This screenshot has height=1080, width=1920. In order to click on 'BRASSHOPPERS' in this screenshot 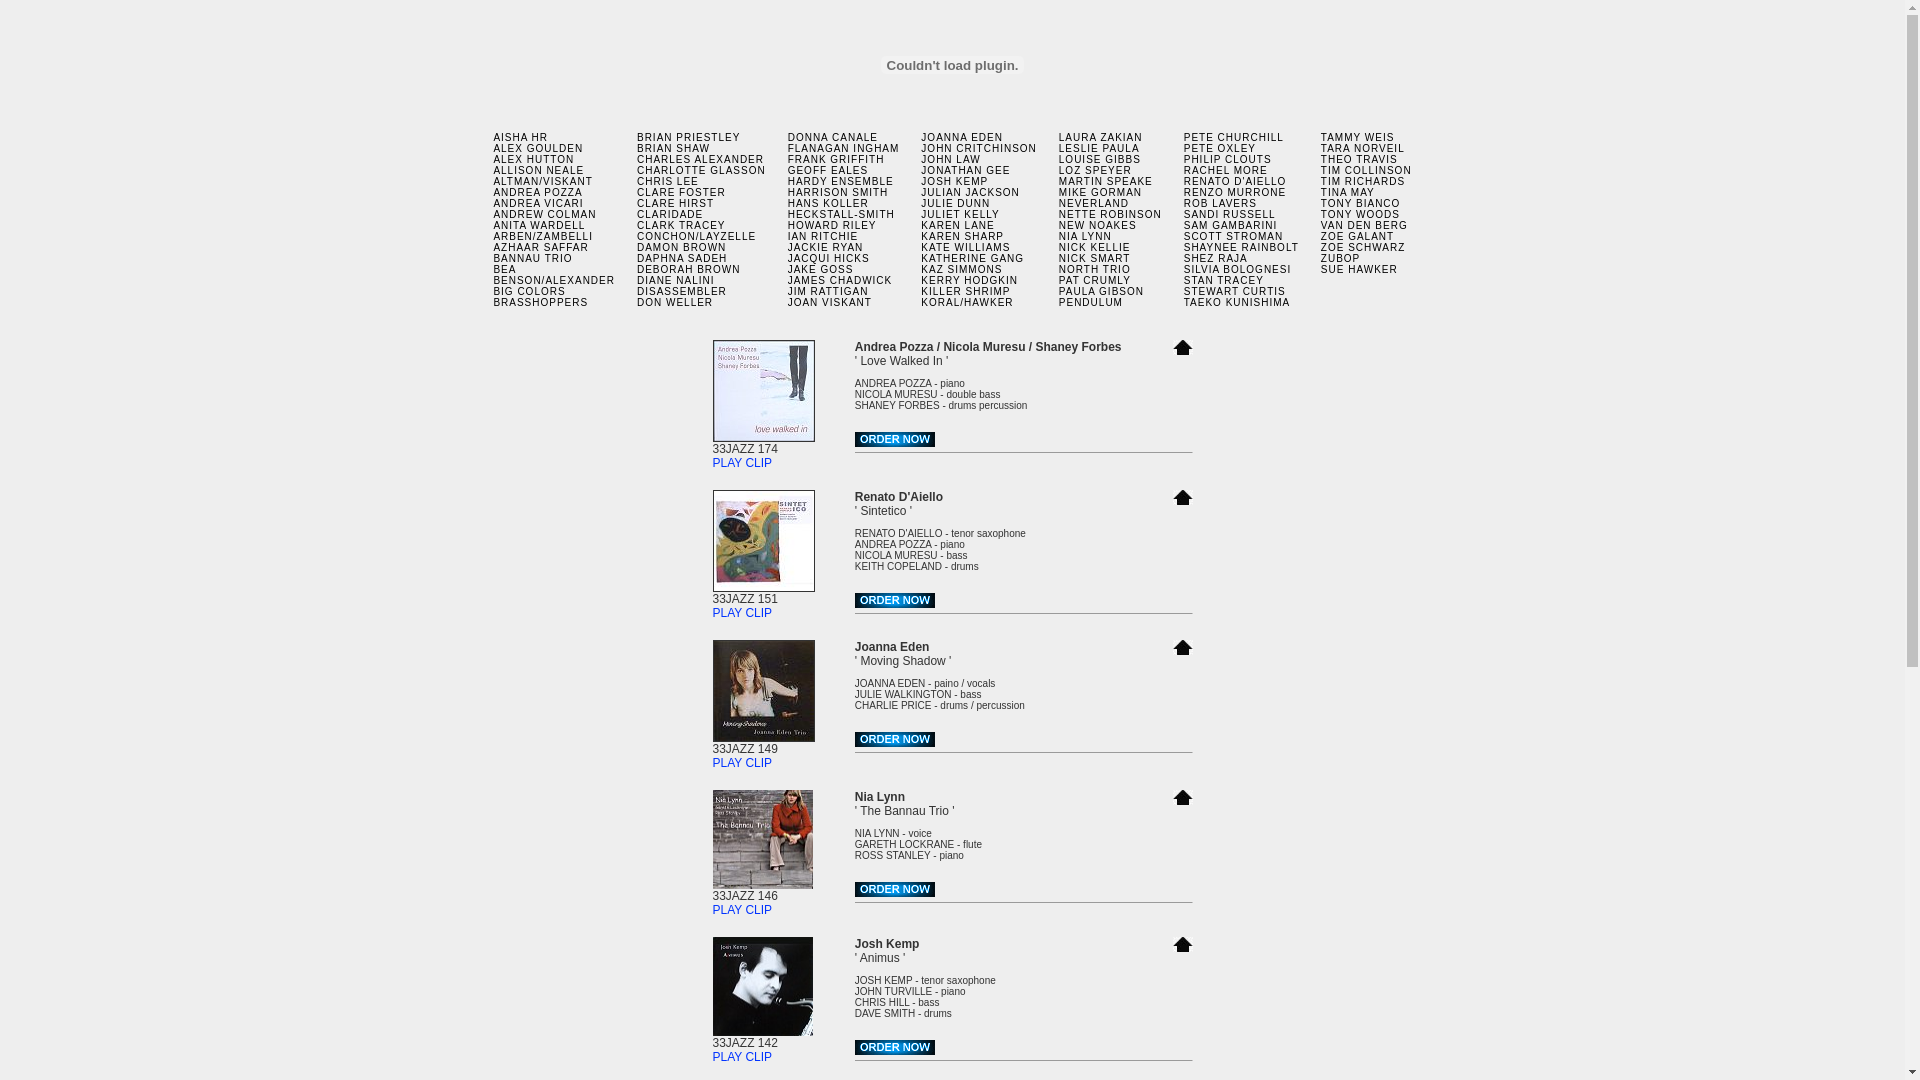, I will do `click(540, 302)`.